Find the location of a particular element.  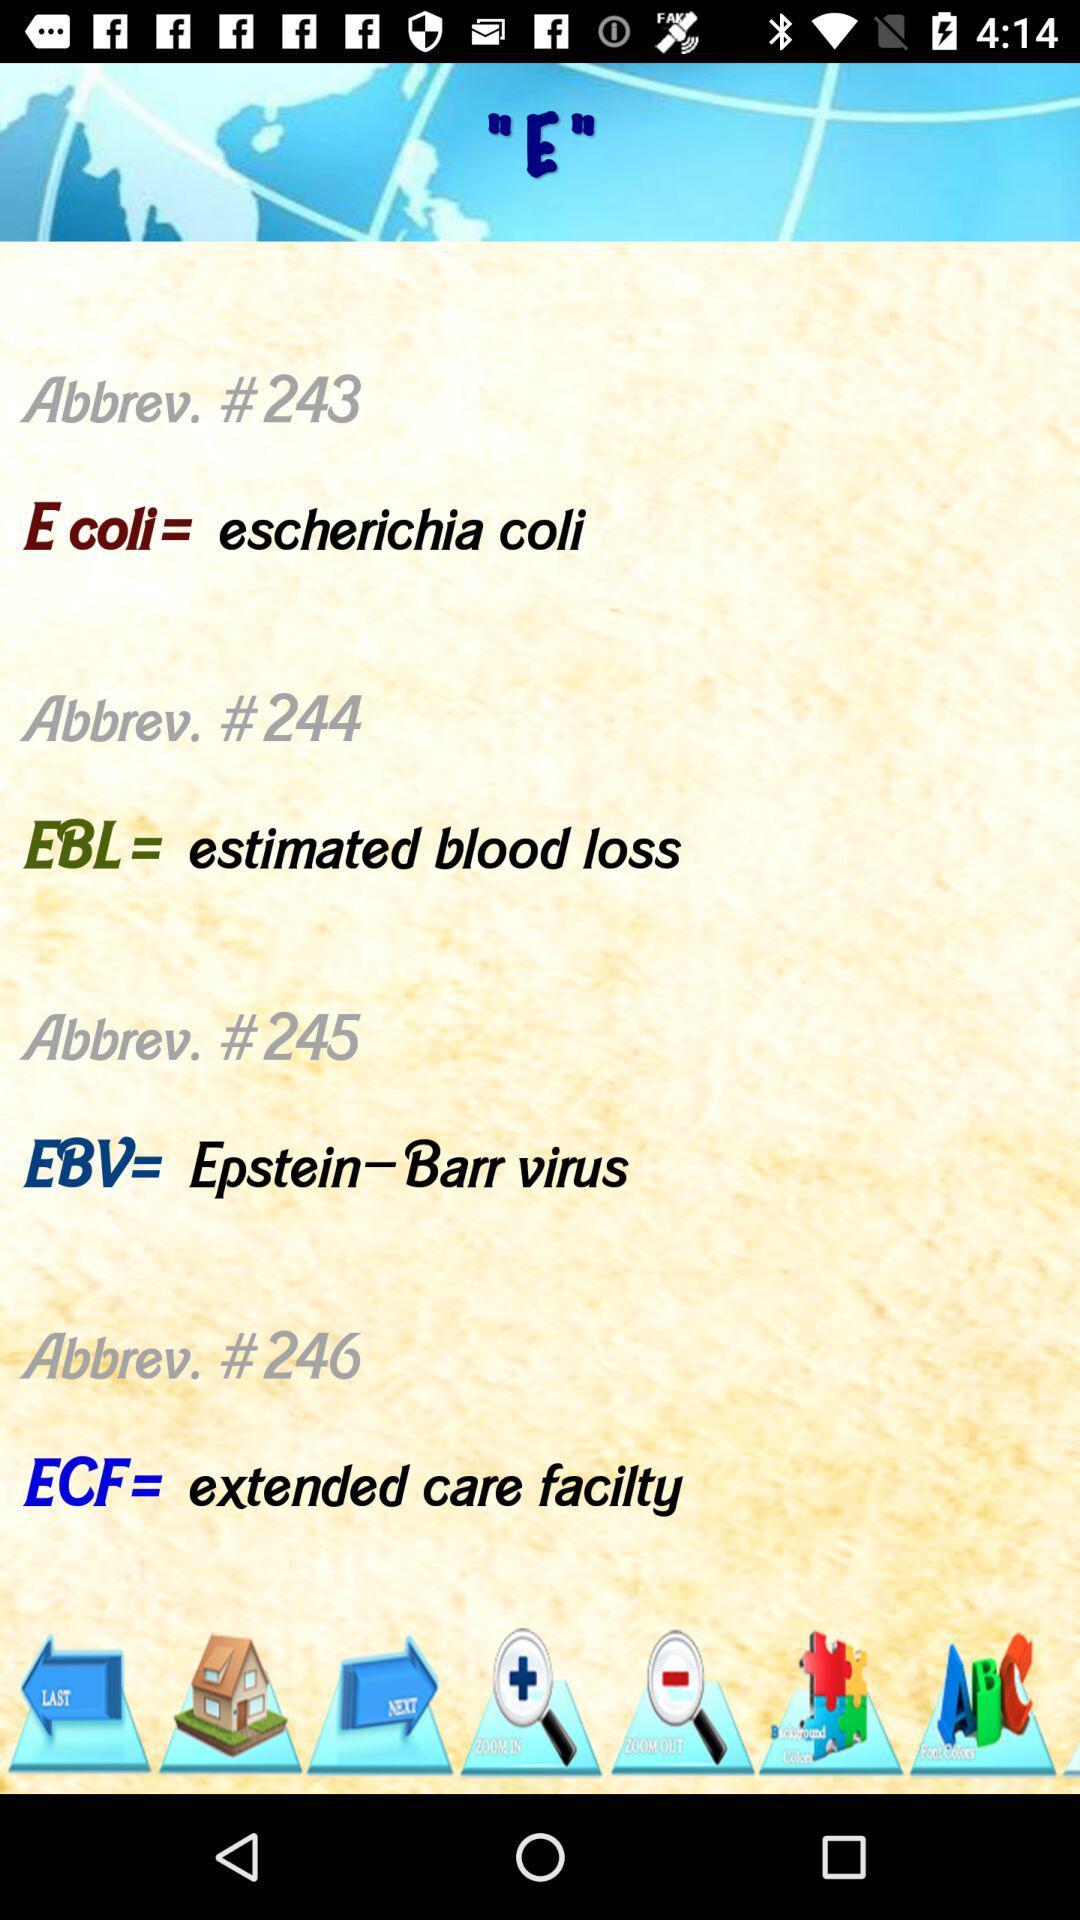

item below abbrev 	243	 	e item is located at coordinates (832, 1702).